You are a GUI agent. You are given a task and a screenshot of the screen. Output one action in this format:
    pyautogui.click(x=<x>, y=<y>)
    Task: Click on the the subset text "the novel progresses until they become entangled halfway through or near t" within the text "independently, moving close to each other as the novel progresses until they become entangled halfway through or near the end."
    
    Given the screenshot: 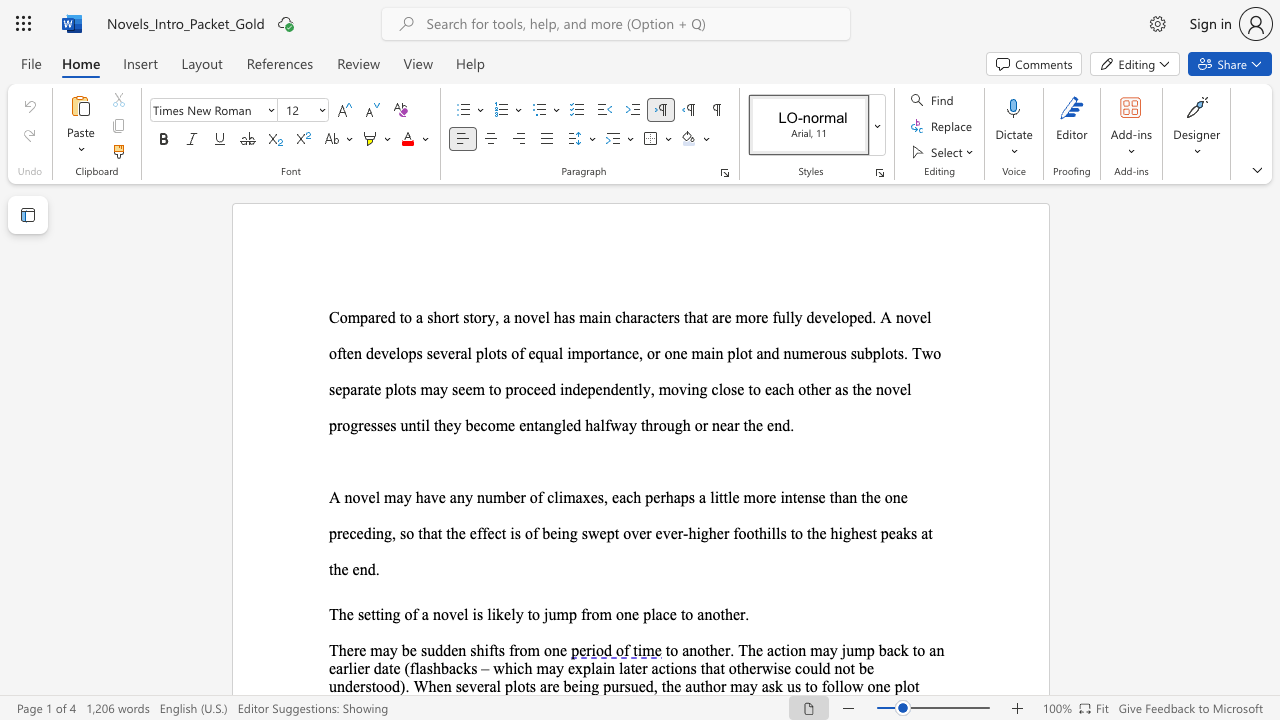 What is the action you would take?
    pyautogui.click(x=852, y=389)
    